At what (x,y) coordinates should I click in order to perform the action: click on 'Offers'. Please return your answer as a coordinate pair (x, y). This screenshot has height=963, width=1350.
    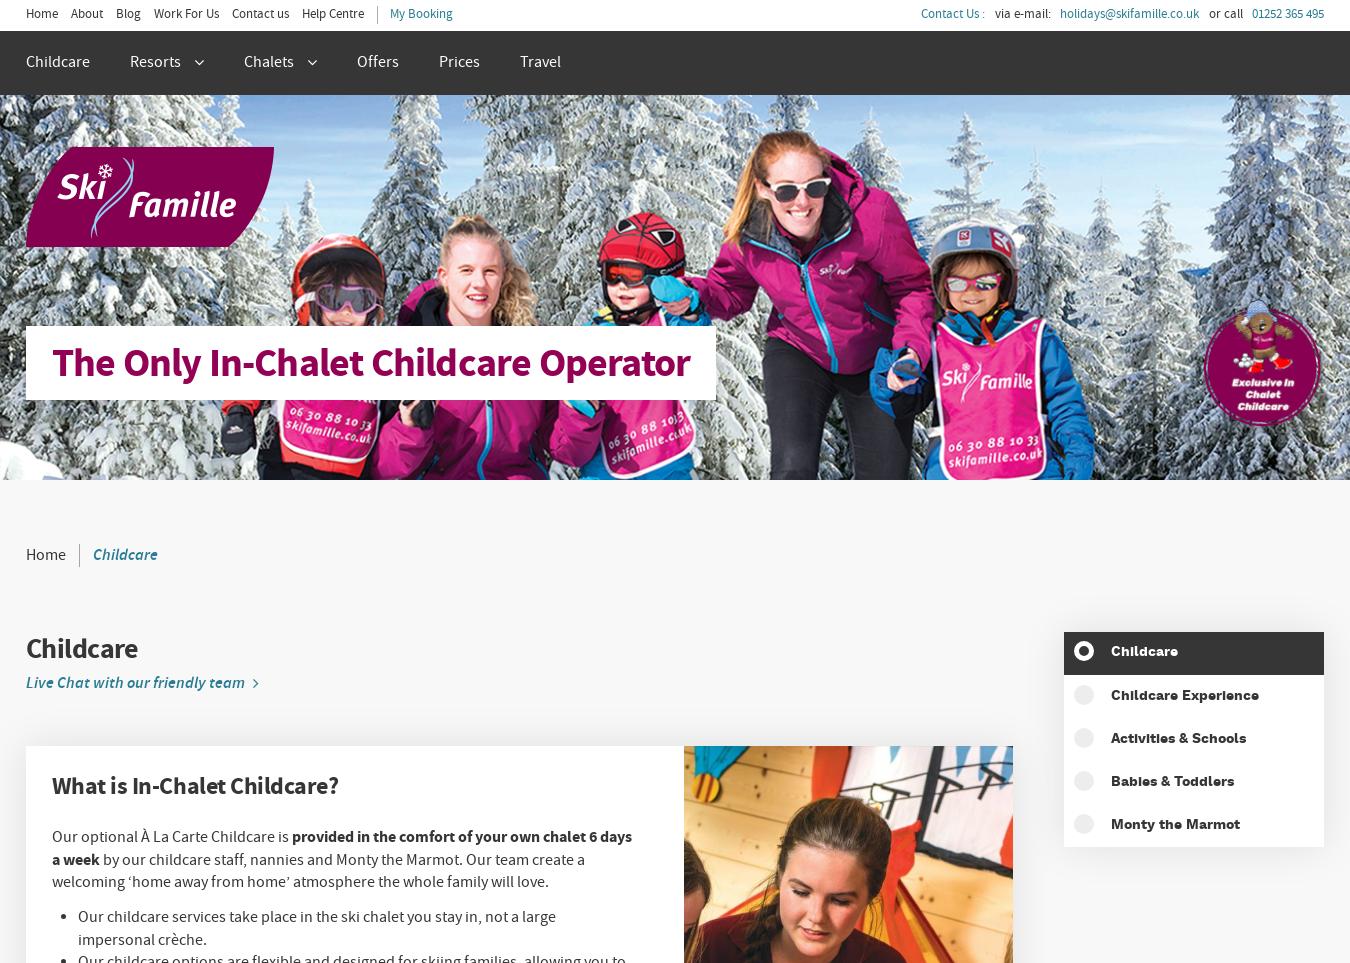
    Looking at the image, I should click on (355, 60).